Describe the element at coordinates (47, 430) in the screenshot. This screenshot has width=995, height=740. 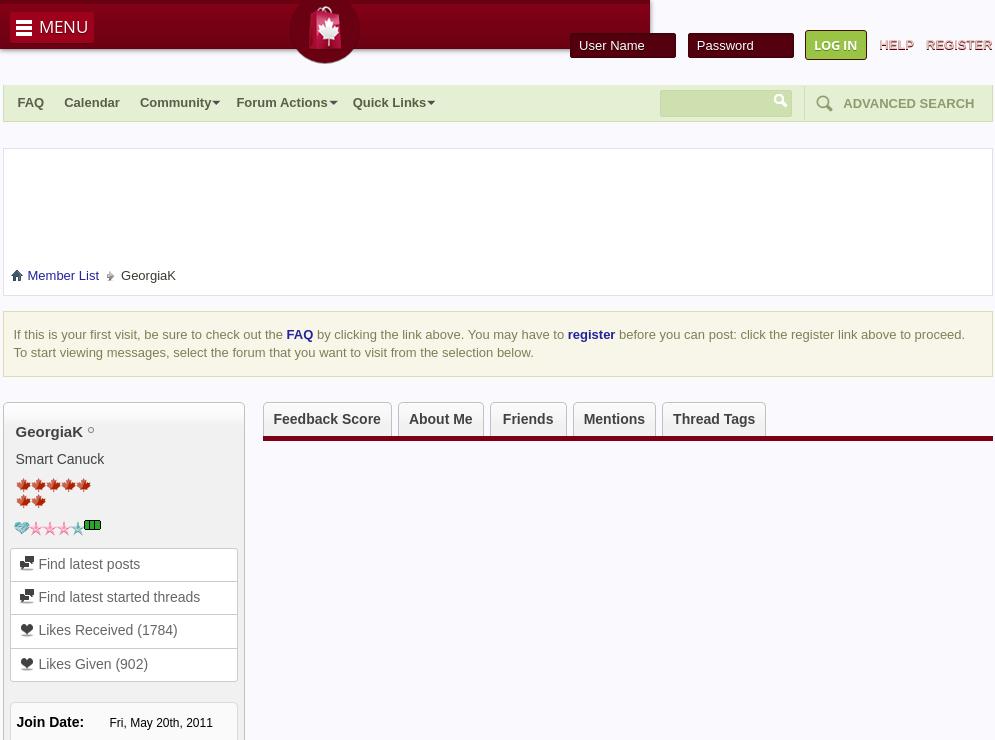
I see `'GeorgiaK'` at that location.